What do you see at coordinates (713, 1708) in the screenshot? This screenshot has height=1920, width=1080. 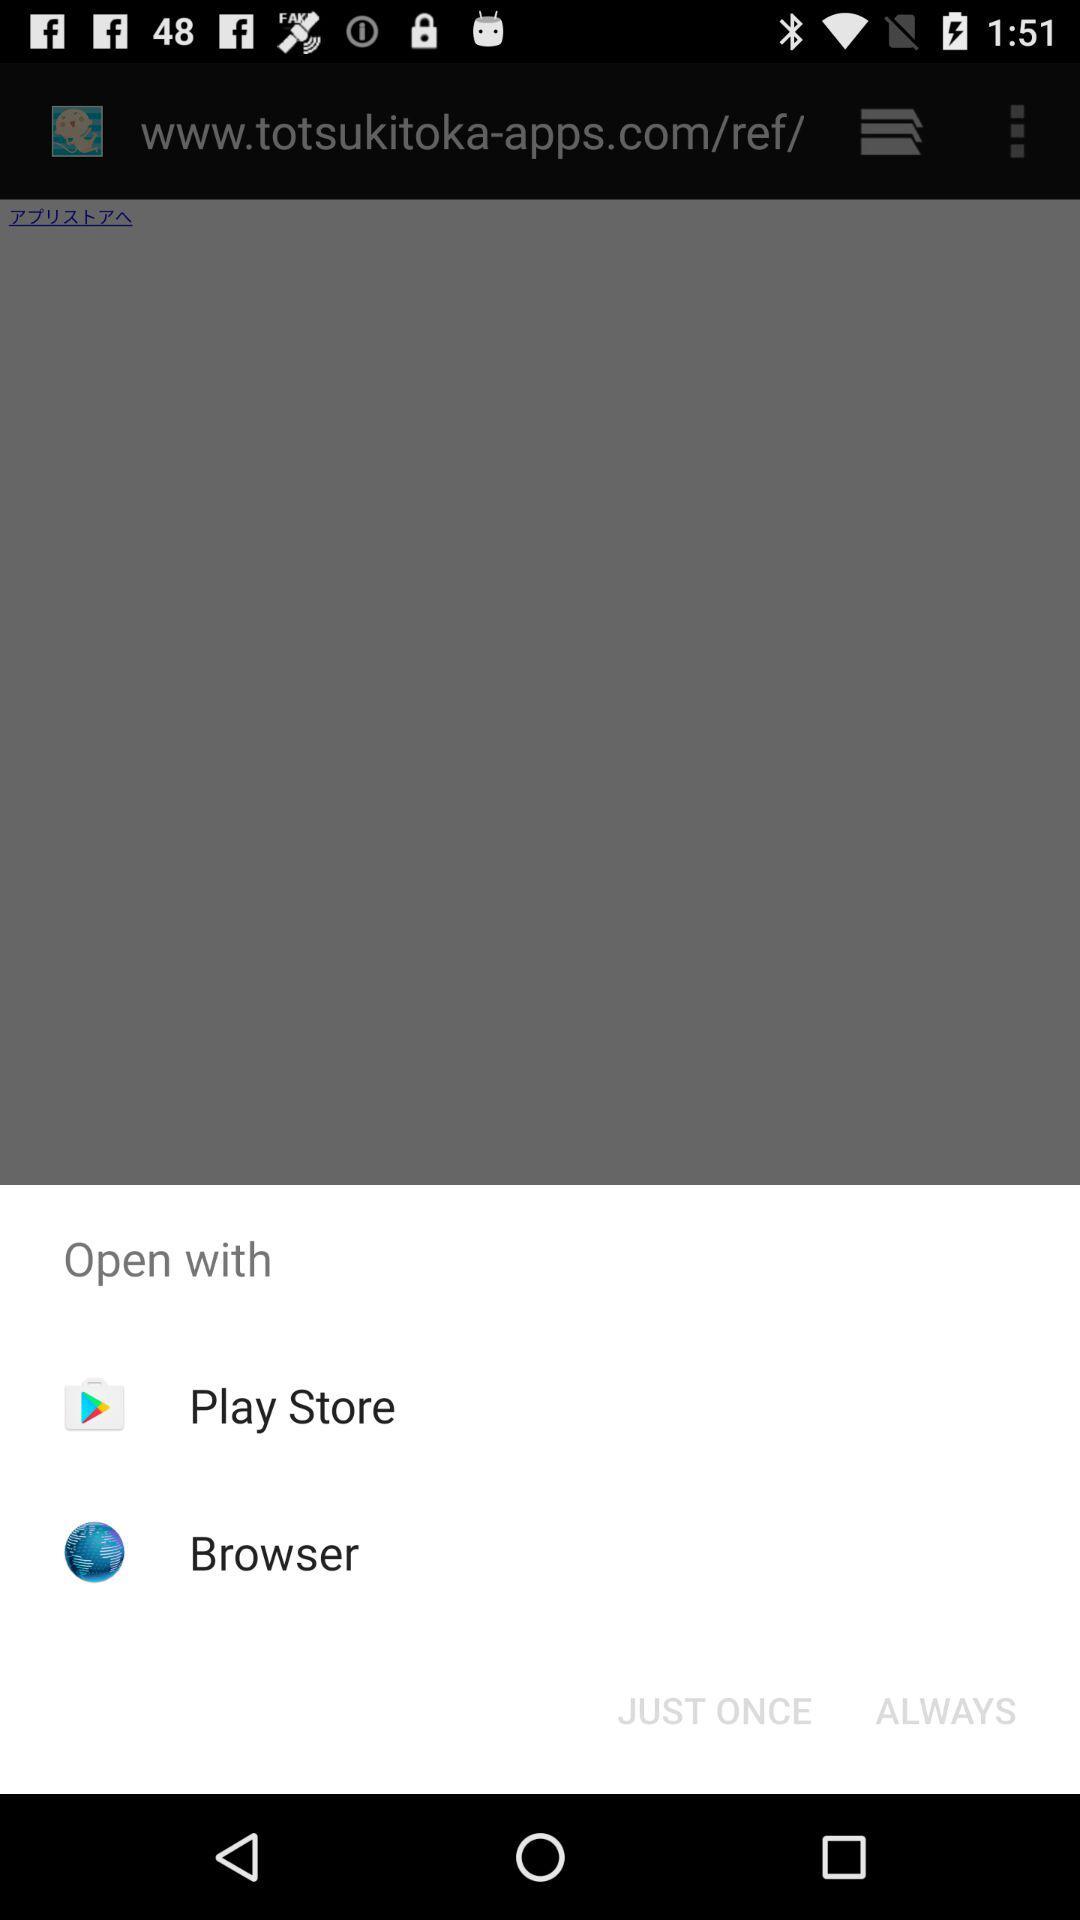 I see `the button next to always button` at bounding box center [713, 1708].